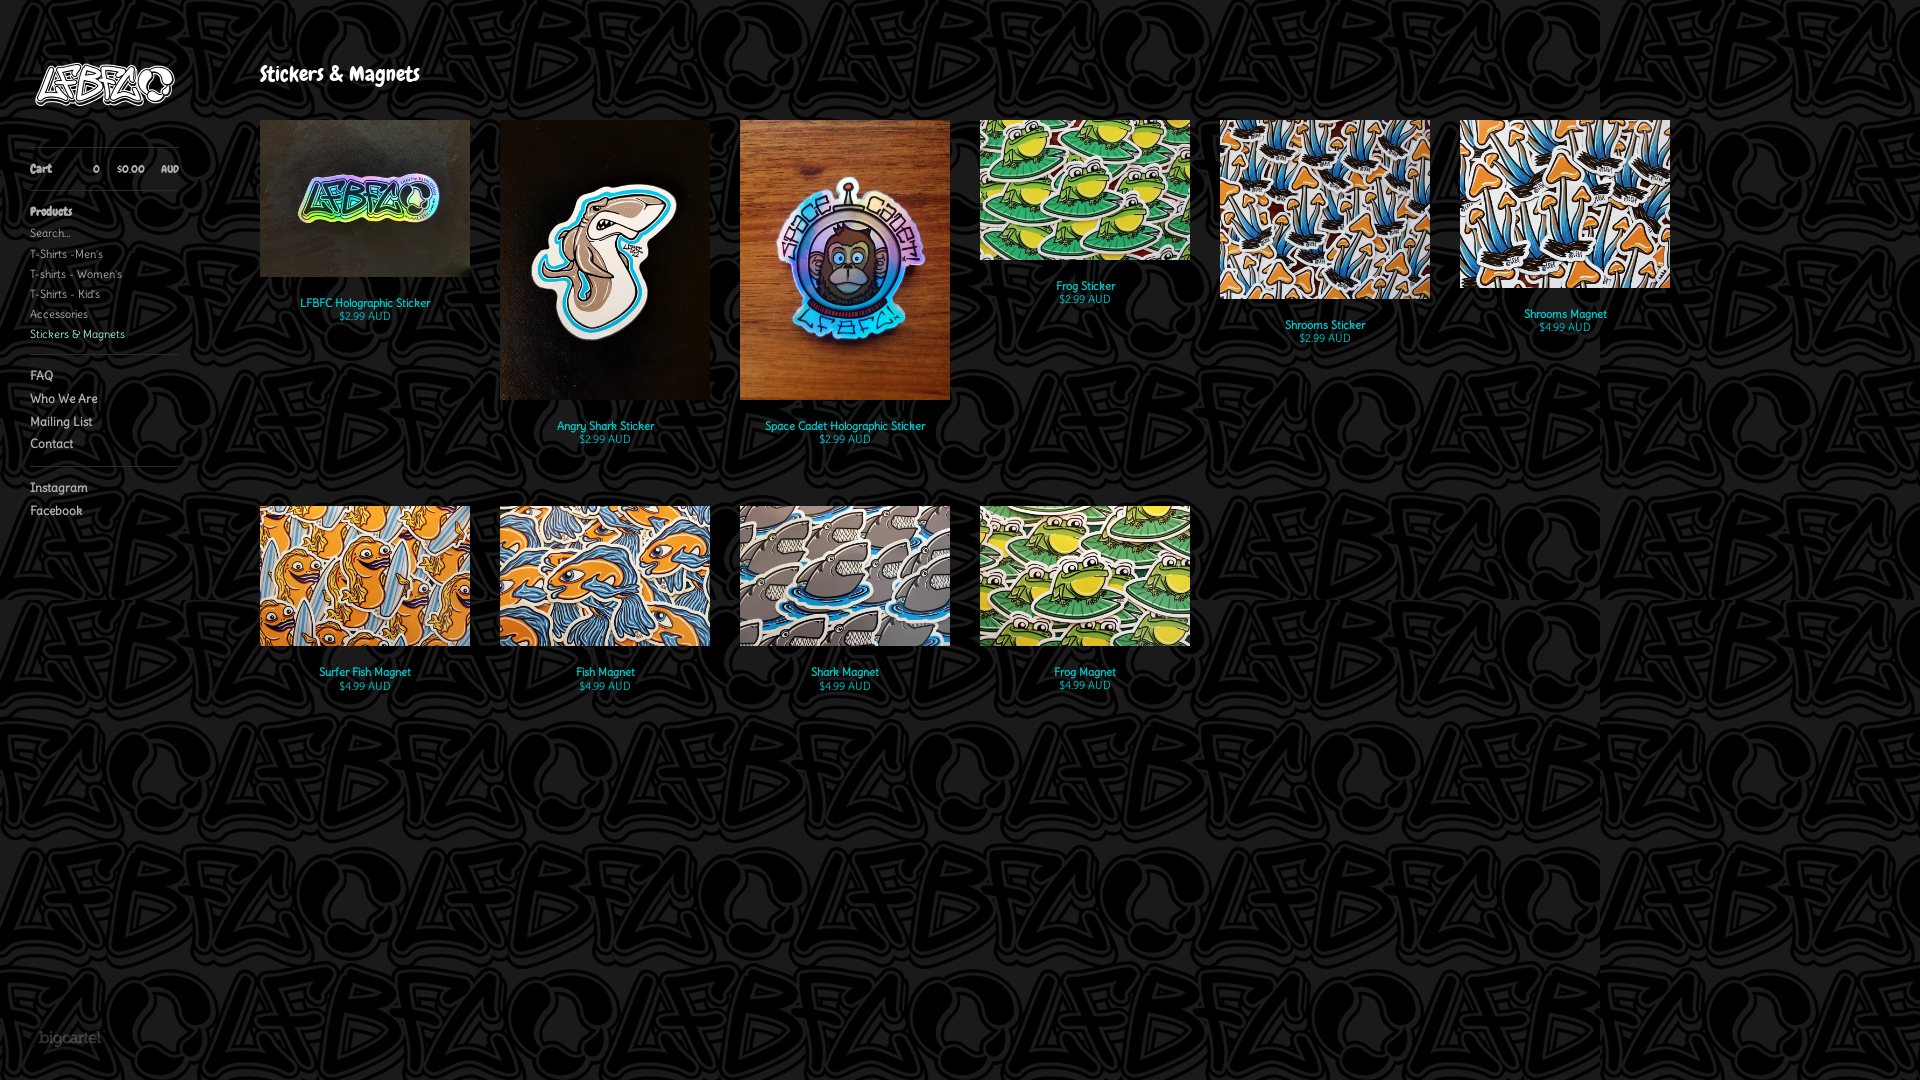 The image size is (1920, 1080). I want to click on 'Shark Magnet, so click(844, 612).